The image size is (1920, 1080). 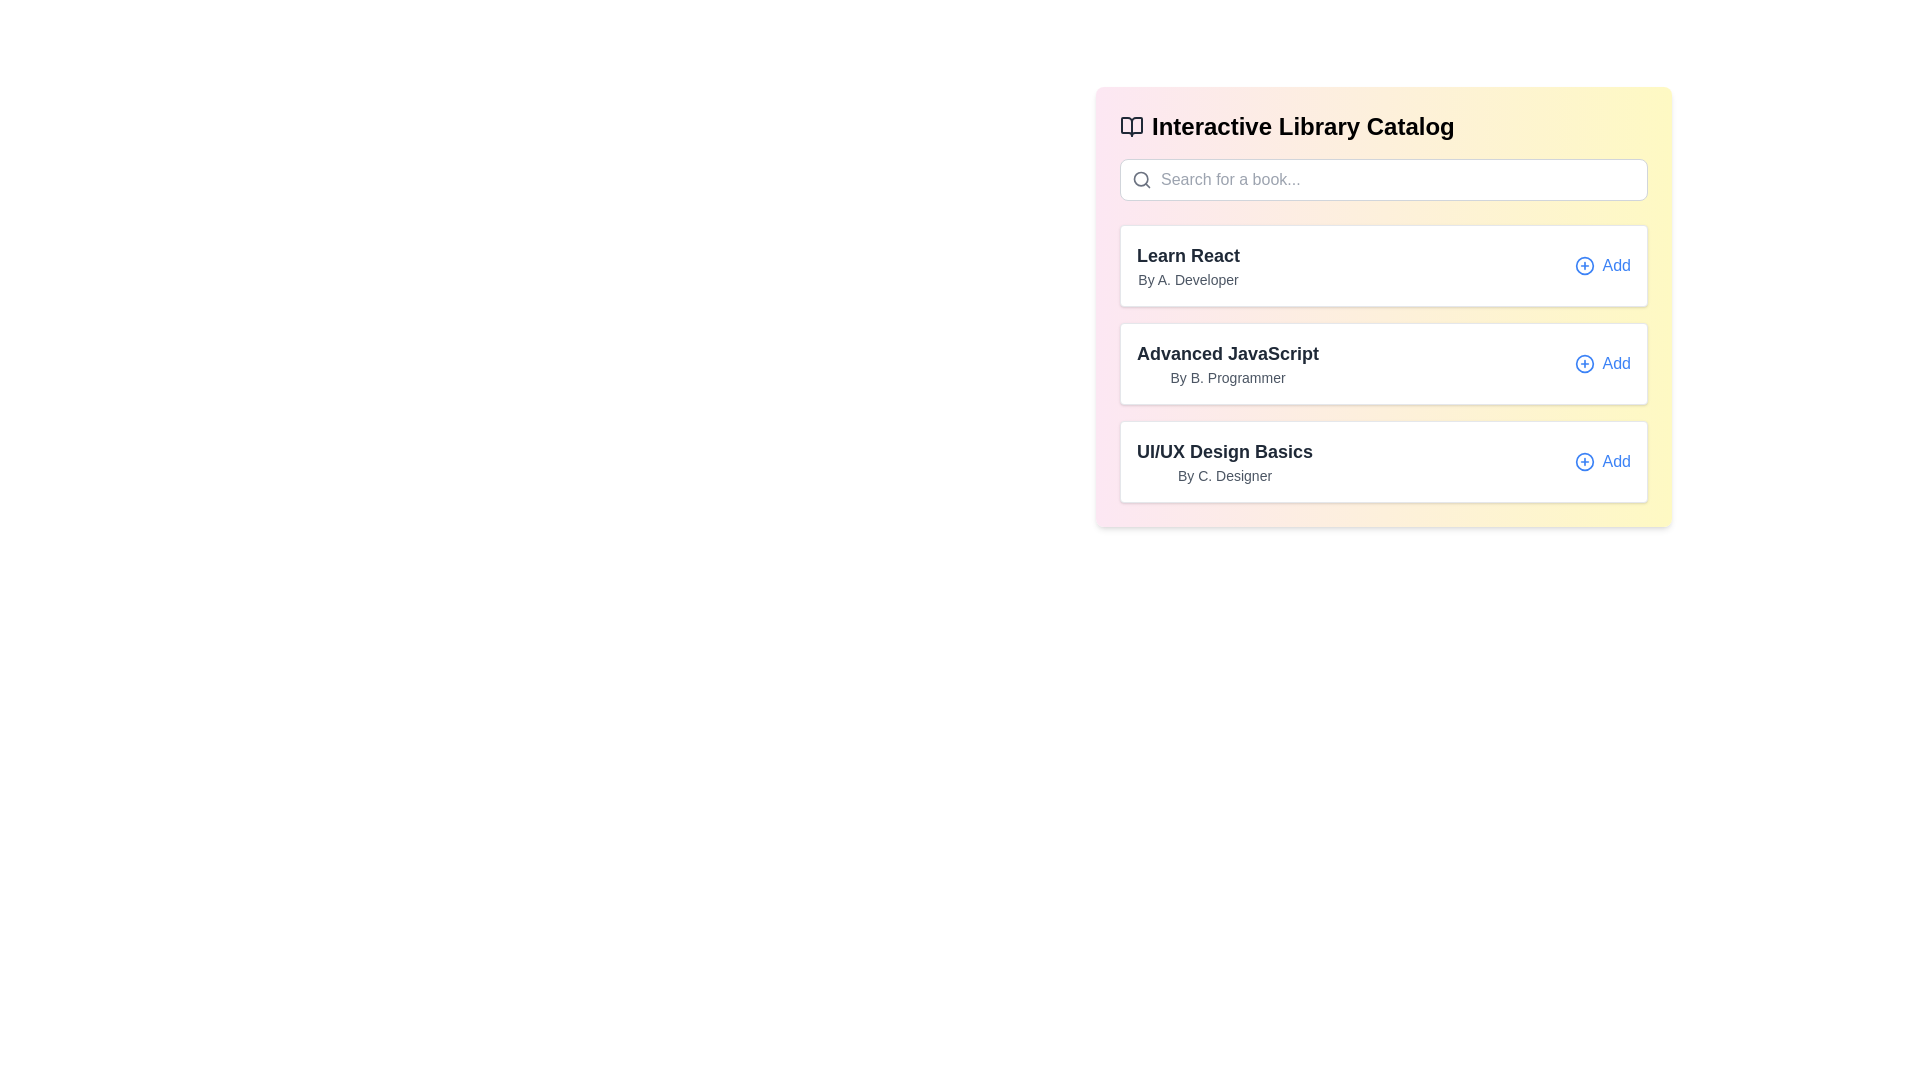 I want to click on the Text Label that serves as the title for the first item in the catalog, located above the text 'By A. Developer', so click(x=1188, y=254).